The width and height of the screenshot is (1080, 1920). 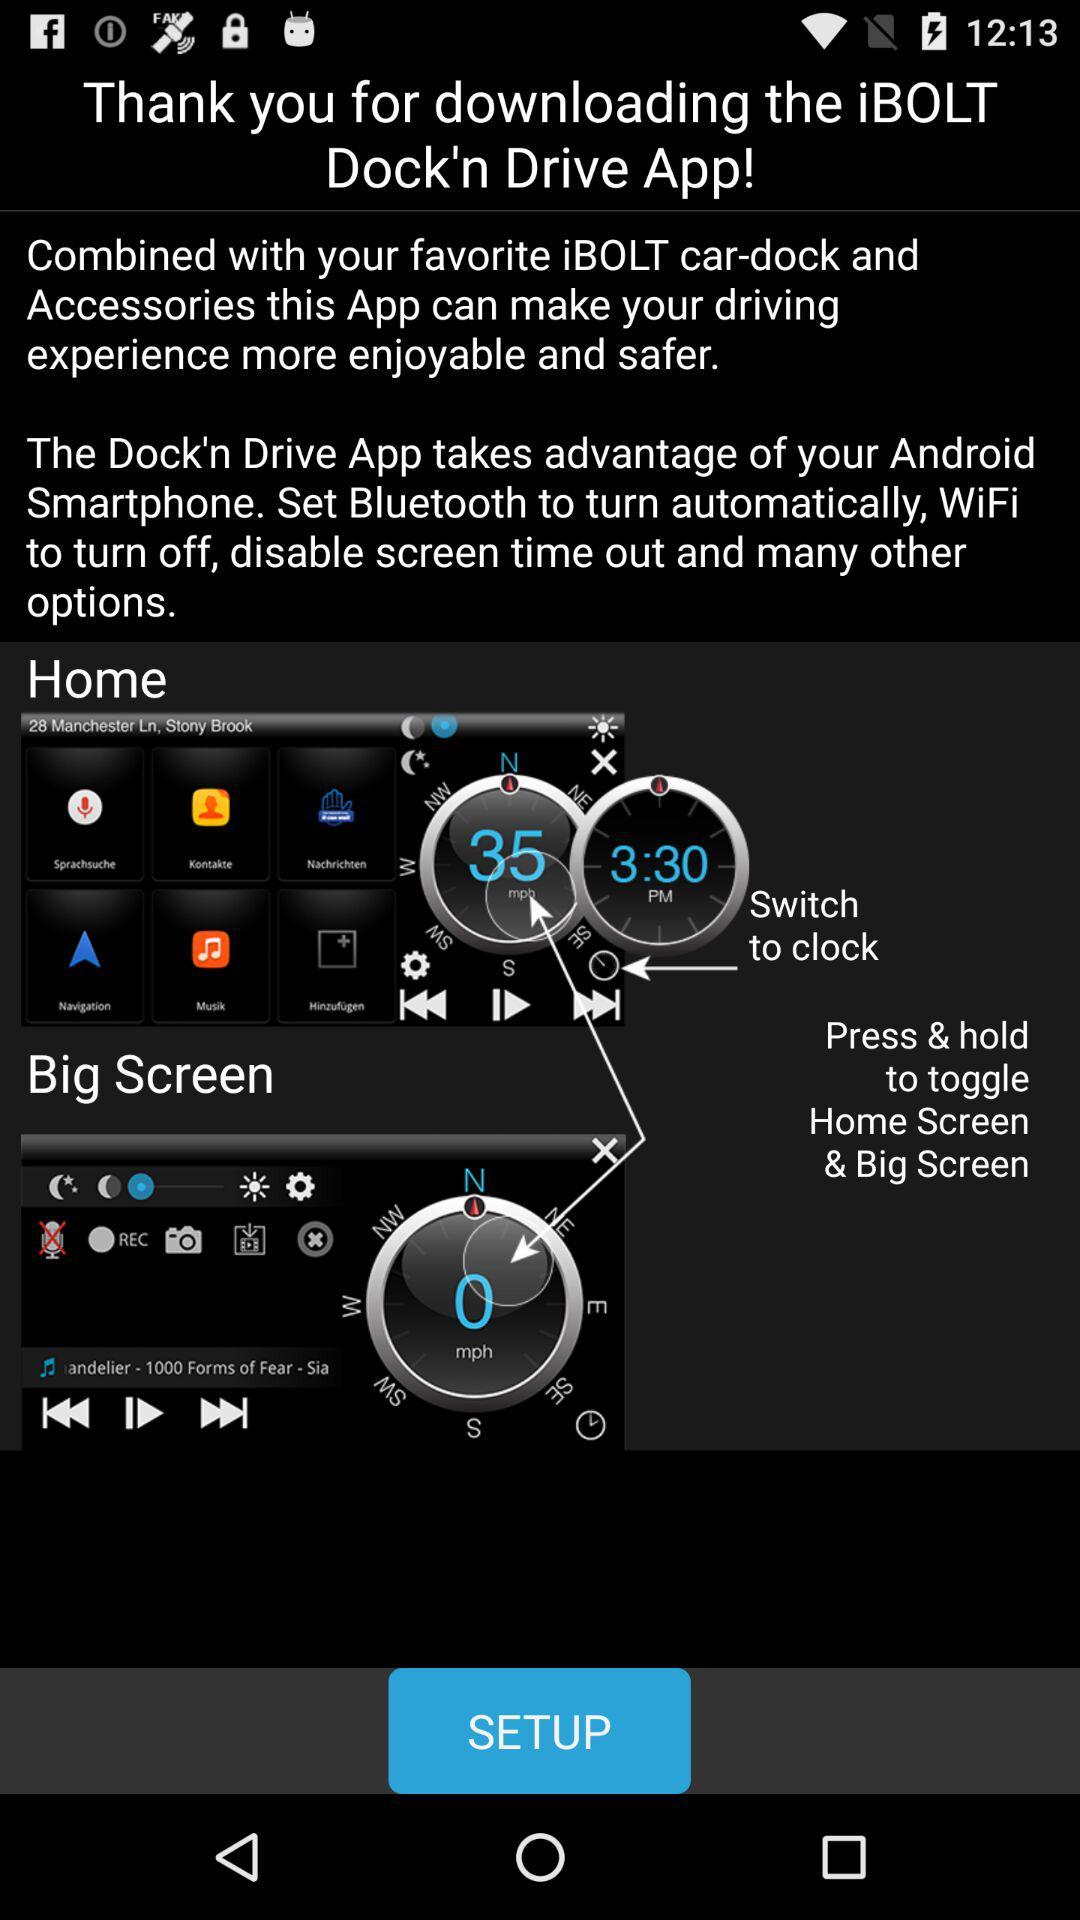 What do you see at coordinates (538, 1730) in the screenshot?
I see `the button at the bottom` at bounding box center [538, 1730].